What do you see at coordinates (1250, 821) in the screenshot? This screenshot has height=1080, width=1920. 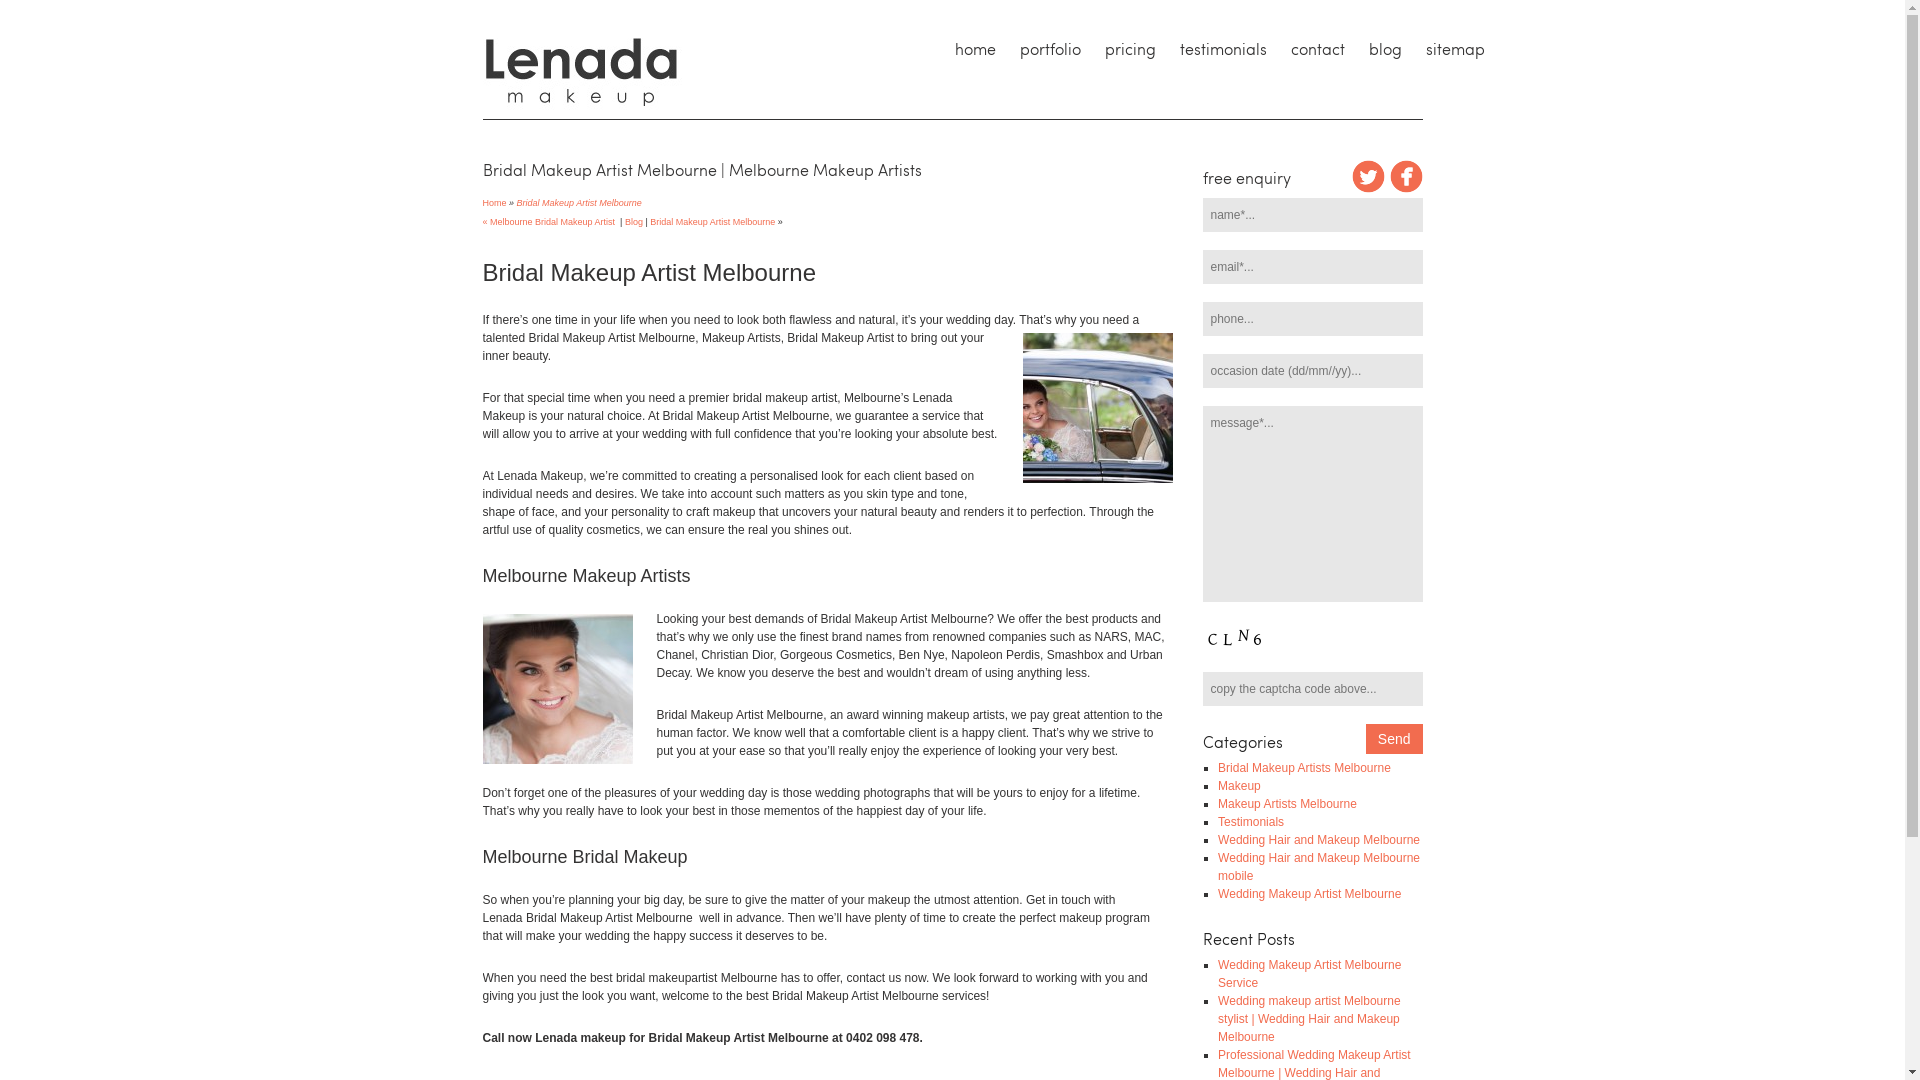 I see `'Testimonials'` at bounding box center [1250, 821].